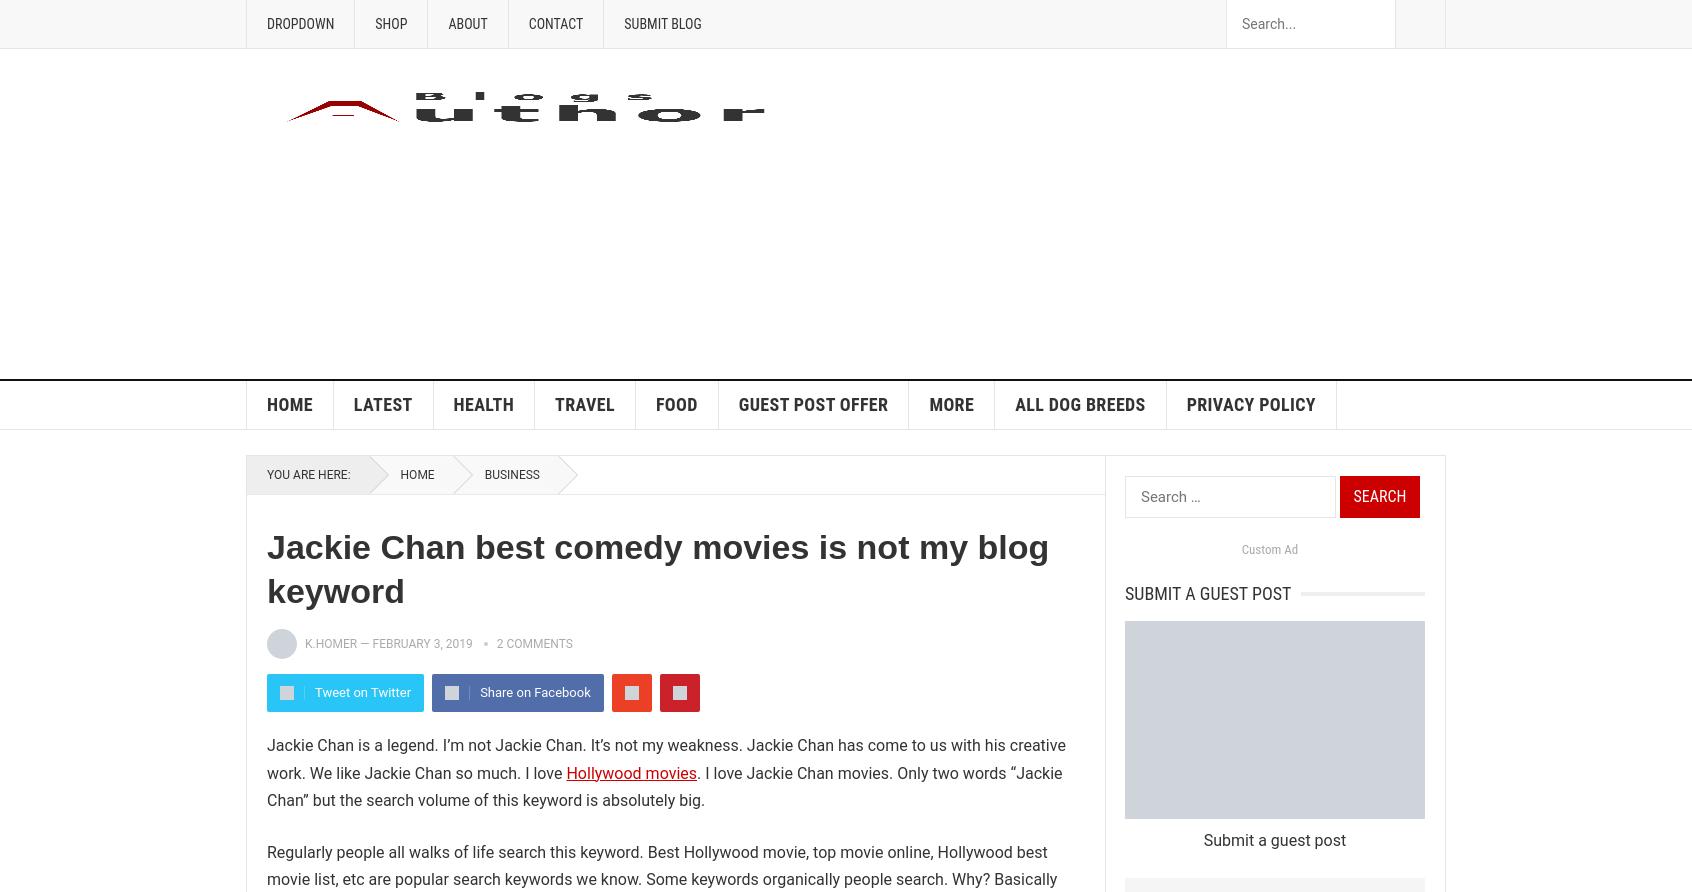 This screenshot has height=892, width=1692. What do you see at coordinates (314, 692) in the screenshot?
I see `'Tweet on Twitter'` at bounding box center [314, 692].